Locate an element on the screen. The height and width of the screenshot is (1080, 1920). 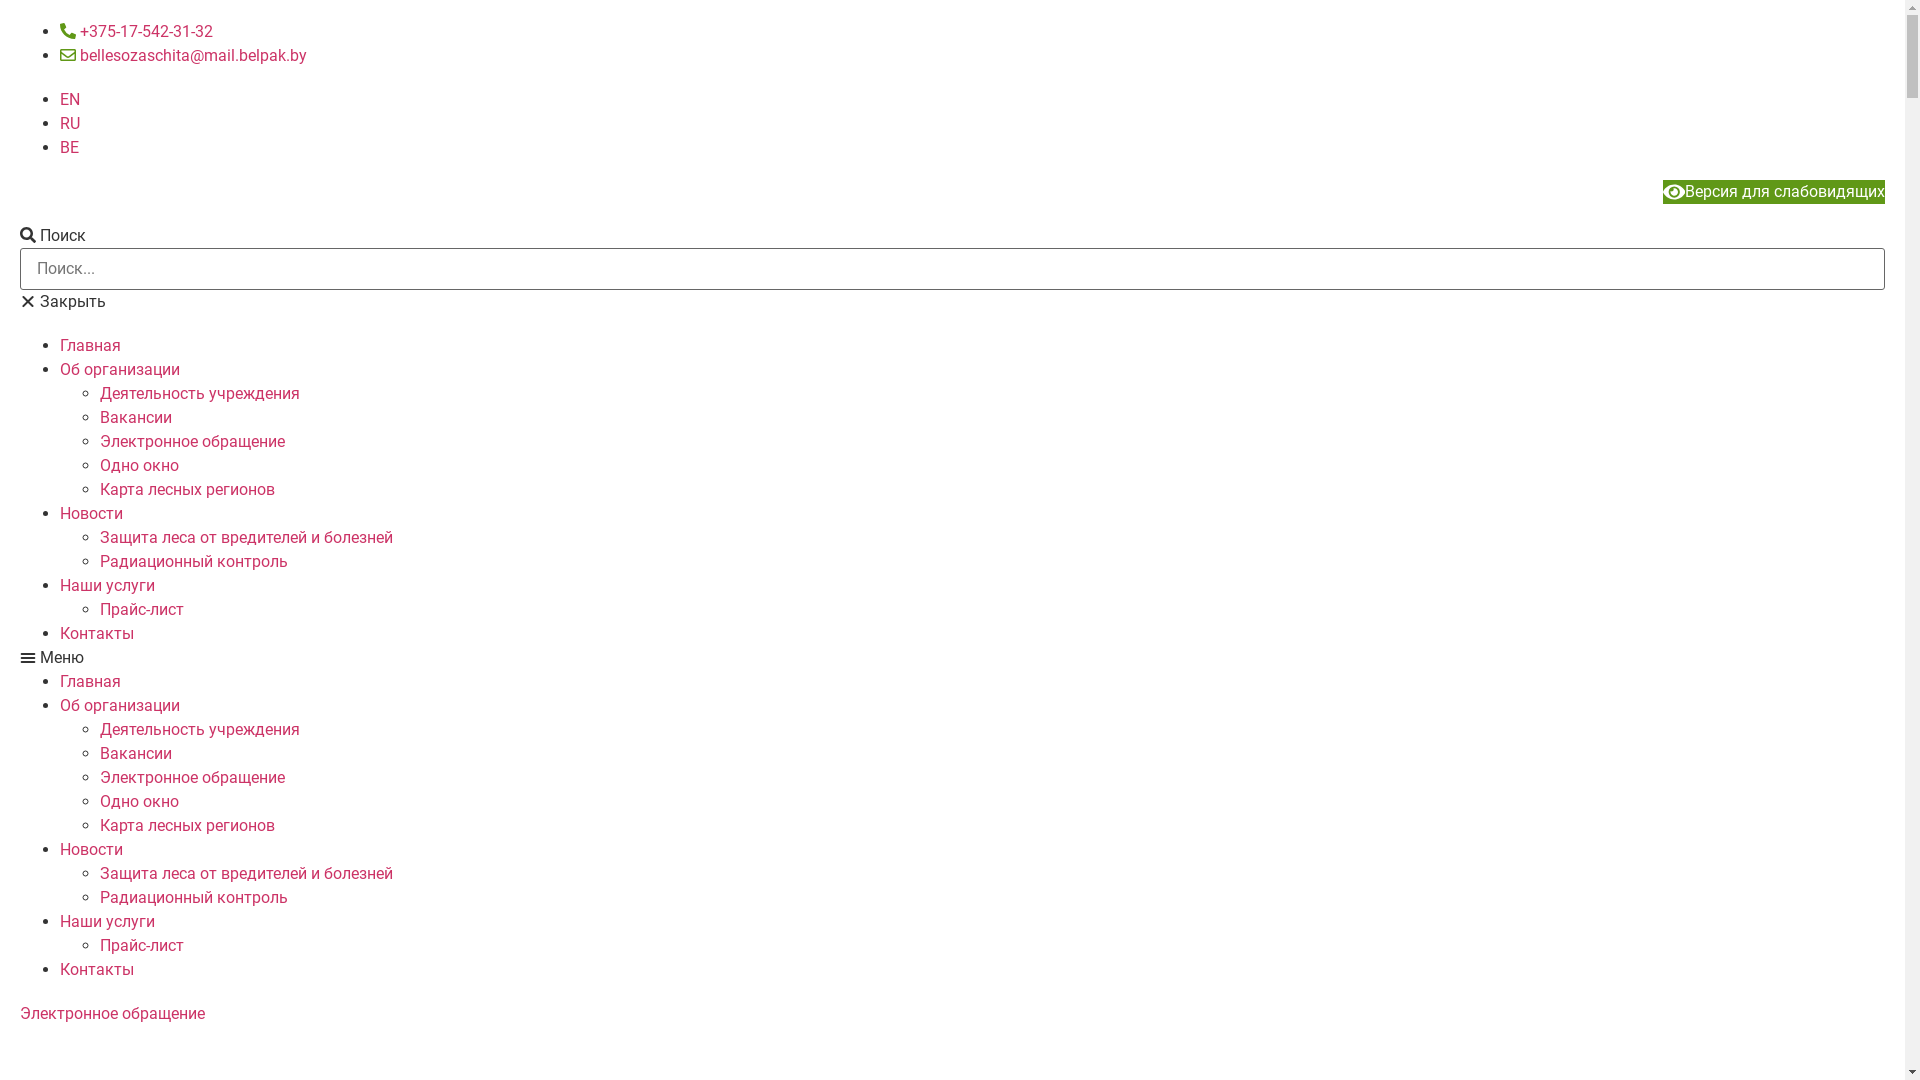
'+375-17-542-31-32' is located at coordinates (135, 31).